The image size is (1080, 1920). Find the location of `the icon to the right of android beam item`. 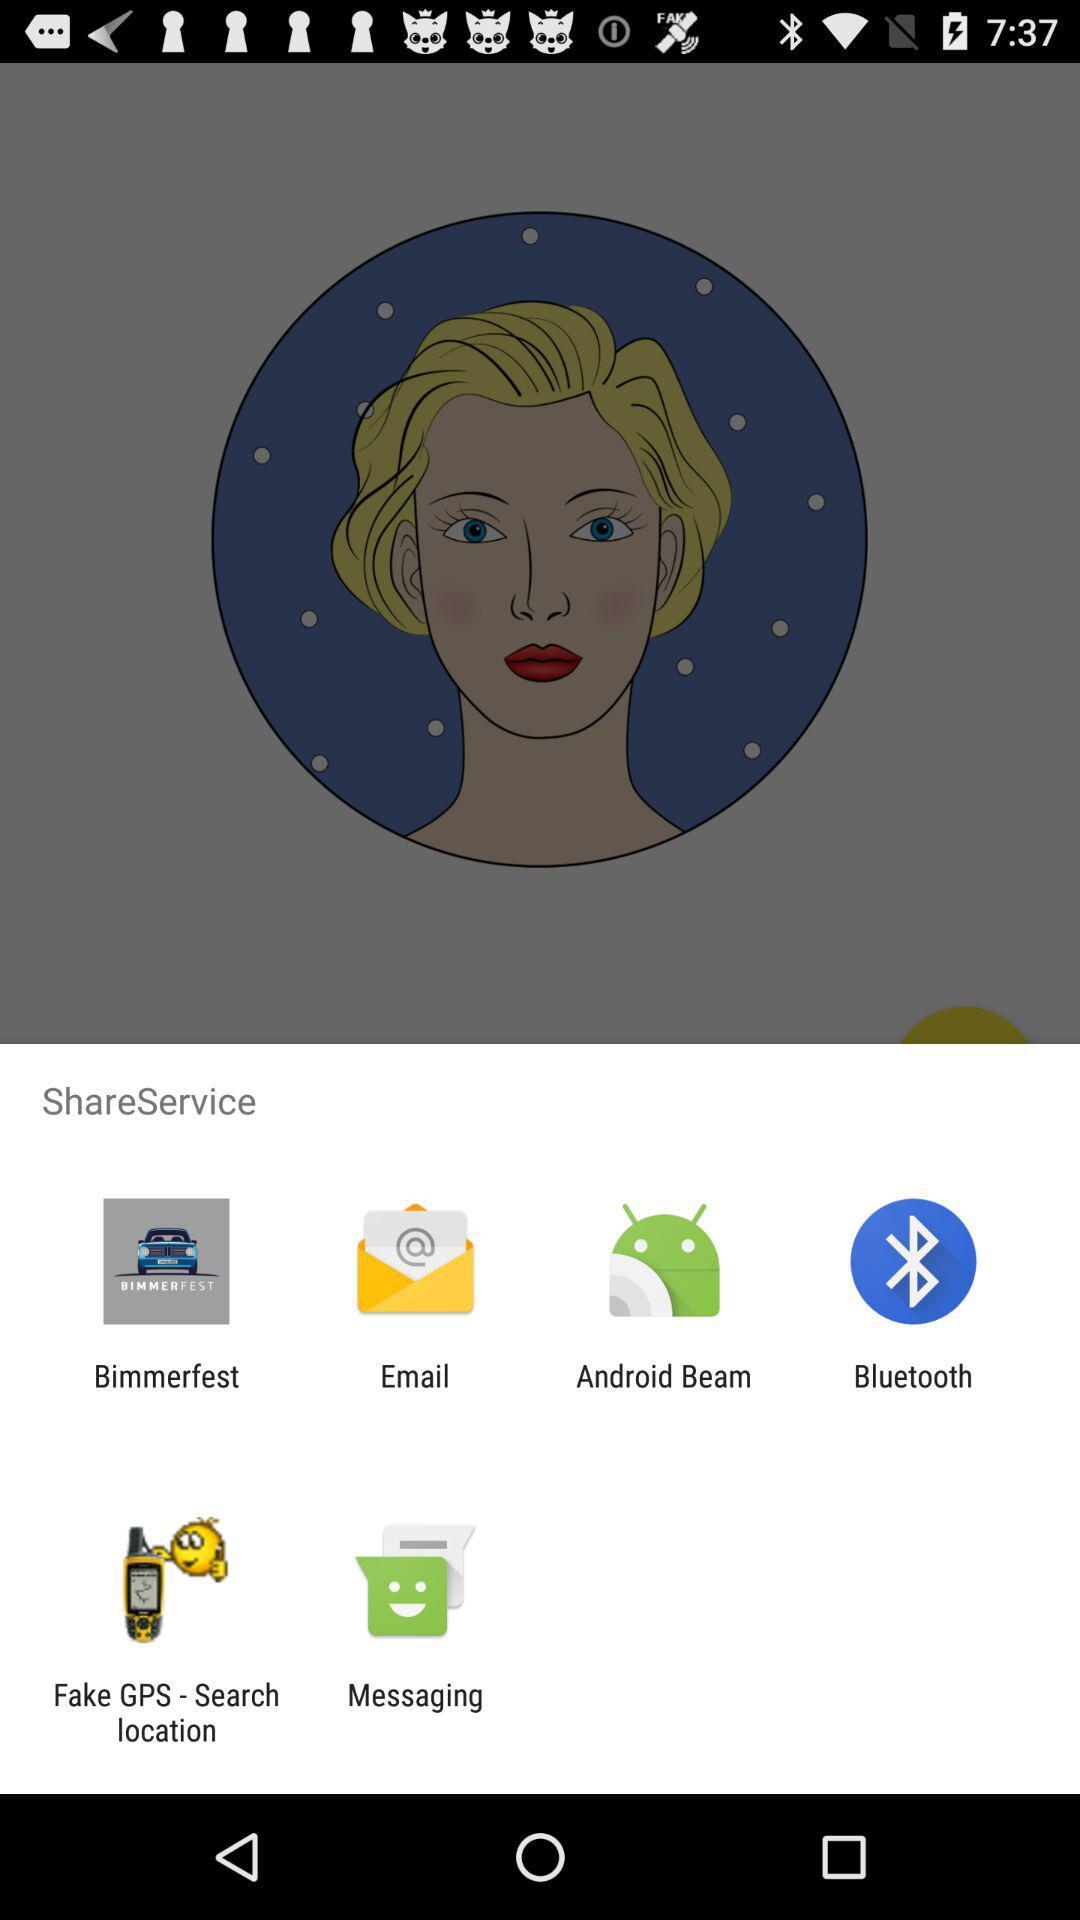

the icon to the right of android beam item is located at coordinates (913, 1392).